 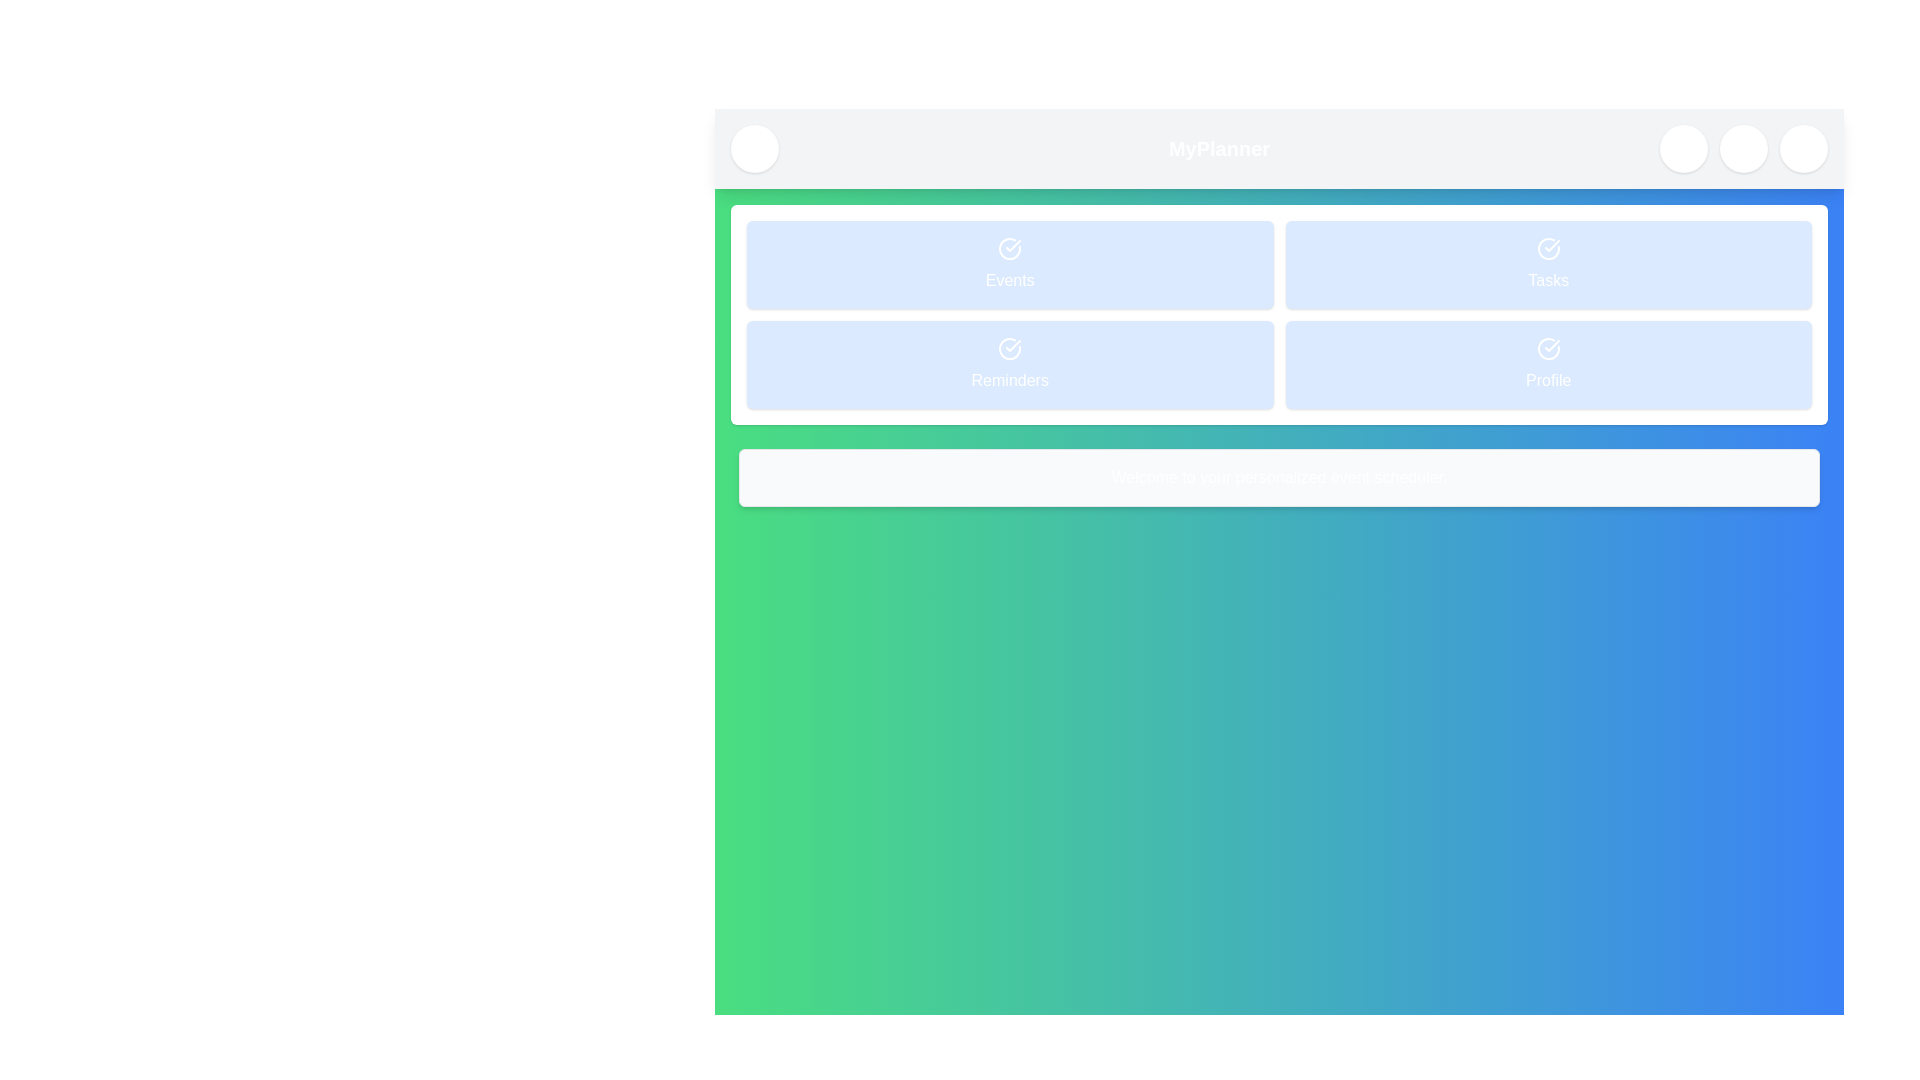 What do you see at coordinates (1218, 148) in the screenshot?
I see `the header text 'MyPlanner'` at bounding box center [1218, 148].